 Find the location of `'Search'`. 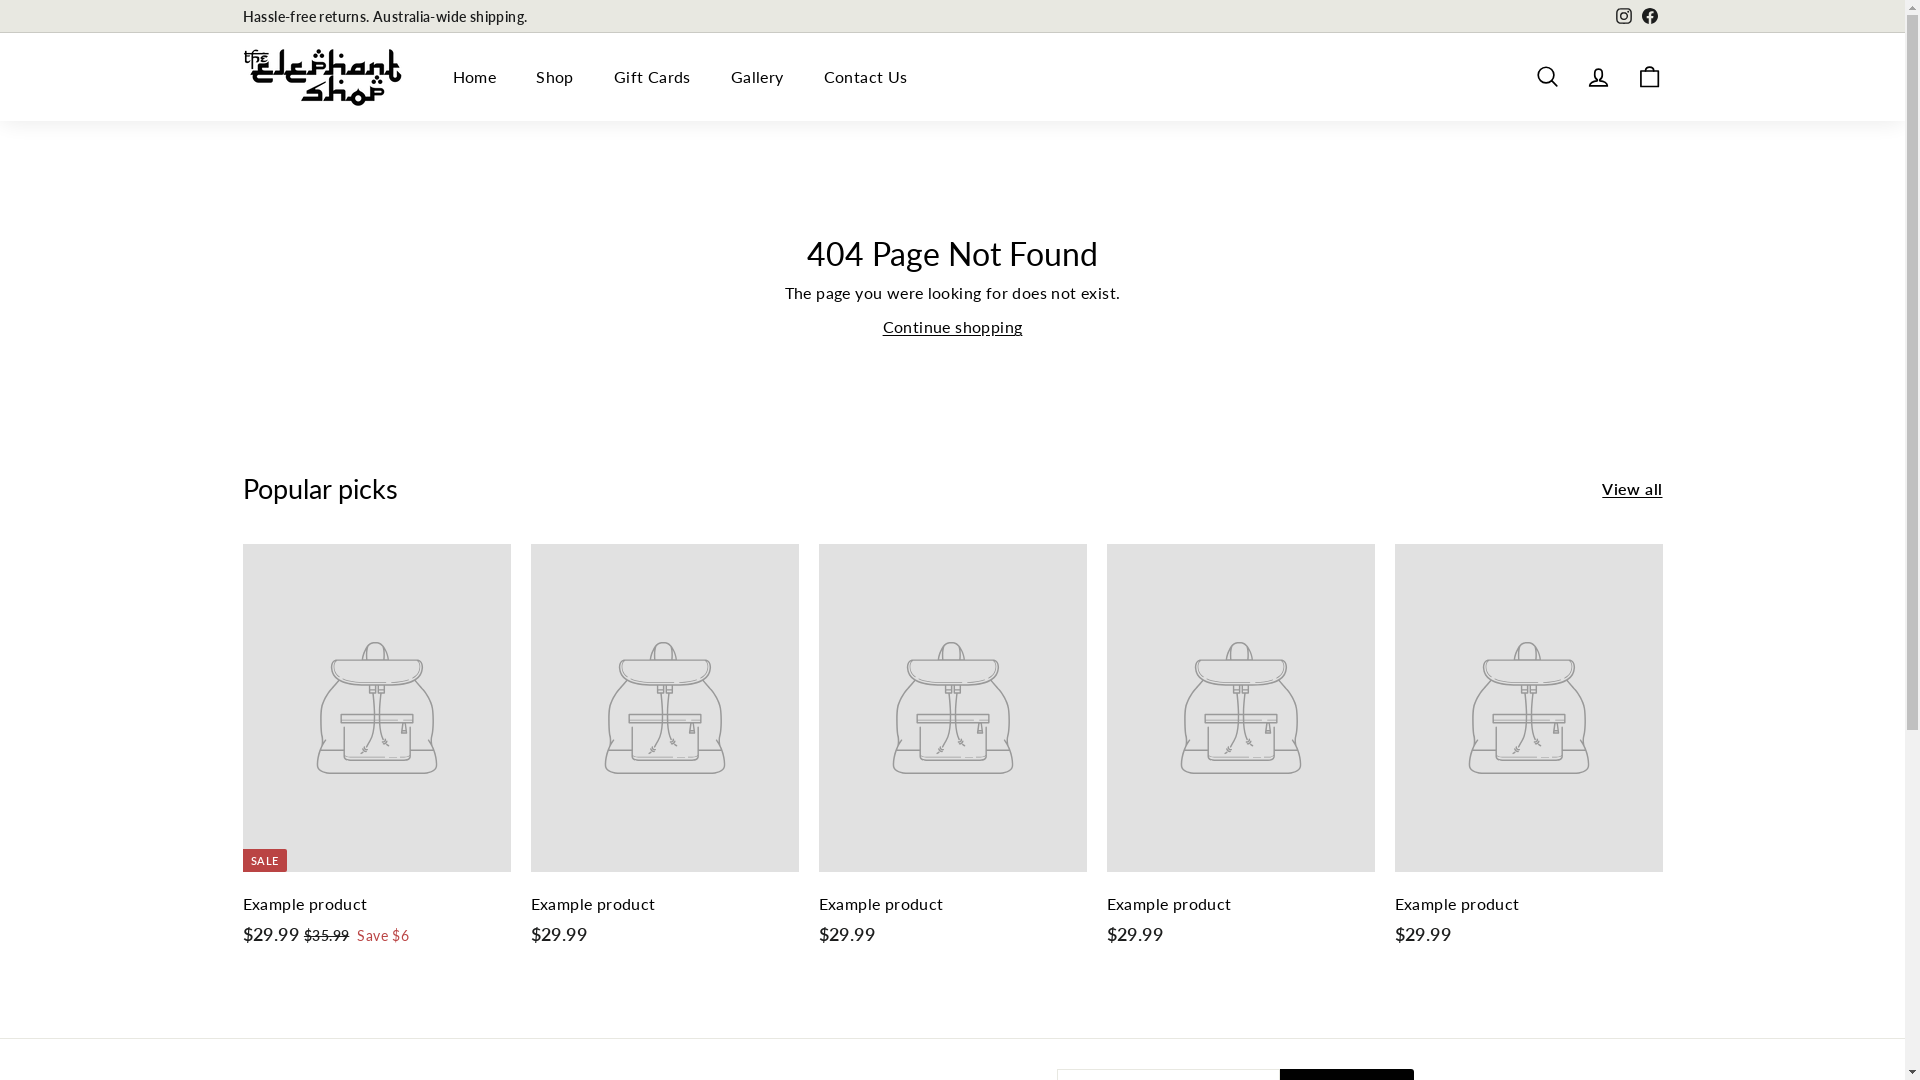

'Search' is located at coordinates (1546, 75).